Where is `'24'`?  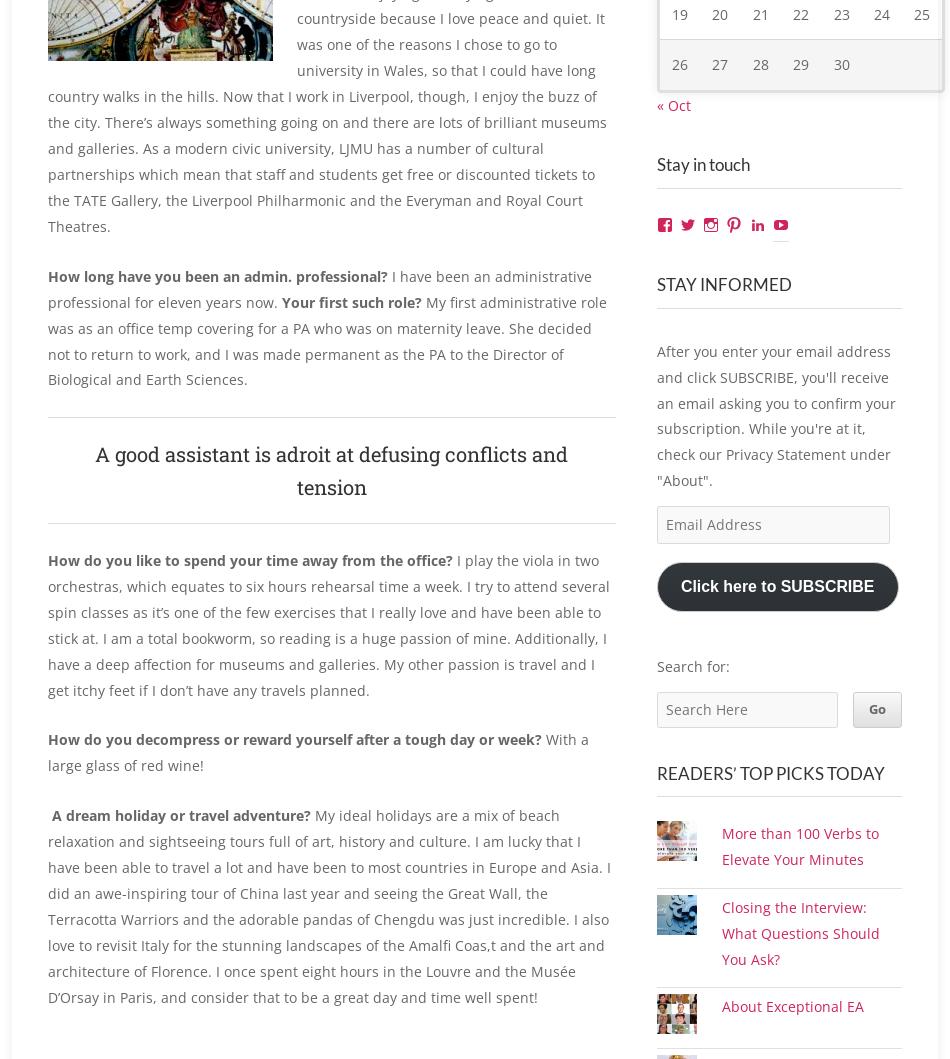
'24' is located at coordinates (880, 36).